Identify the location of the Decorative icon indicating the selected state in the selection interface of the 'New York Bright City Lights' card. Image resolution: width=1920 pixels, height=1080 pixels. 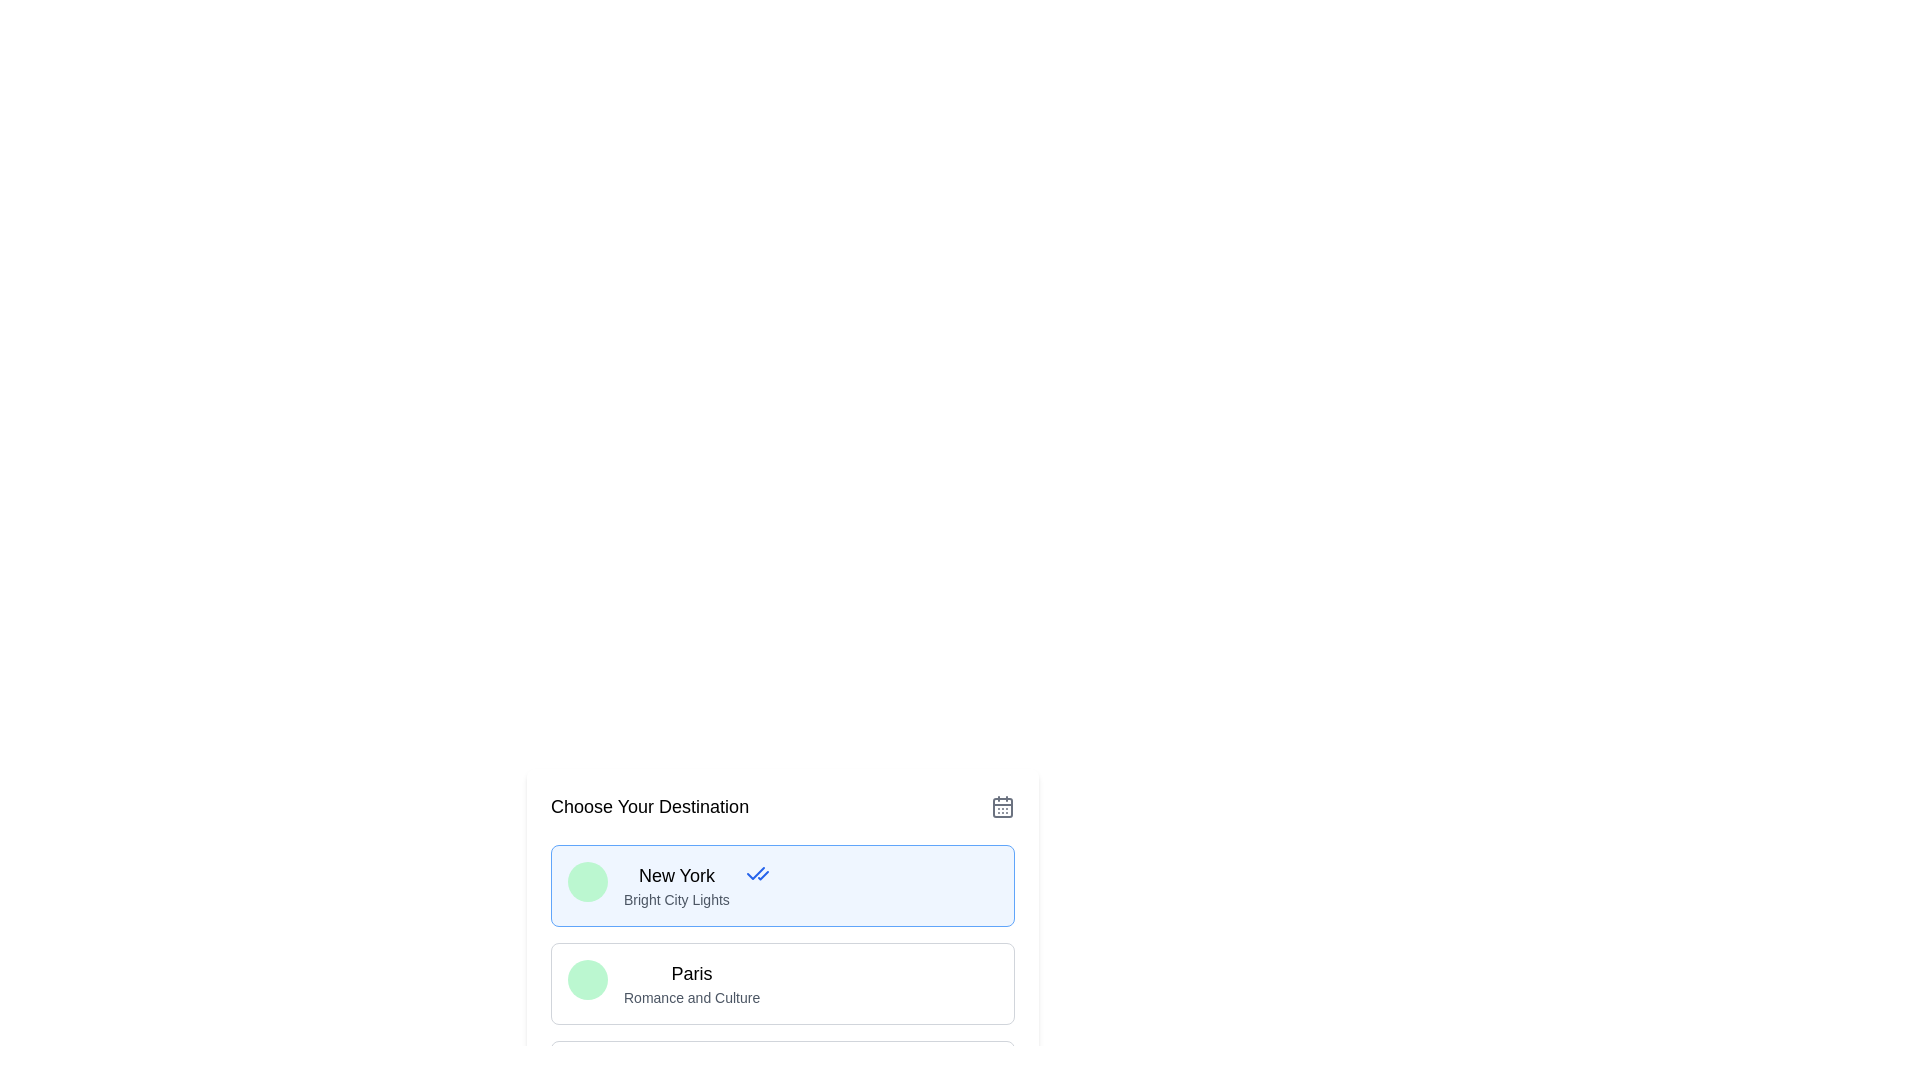
(756, 873).